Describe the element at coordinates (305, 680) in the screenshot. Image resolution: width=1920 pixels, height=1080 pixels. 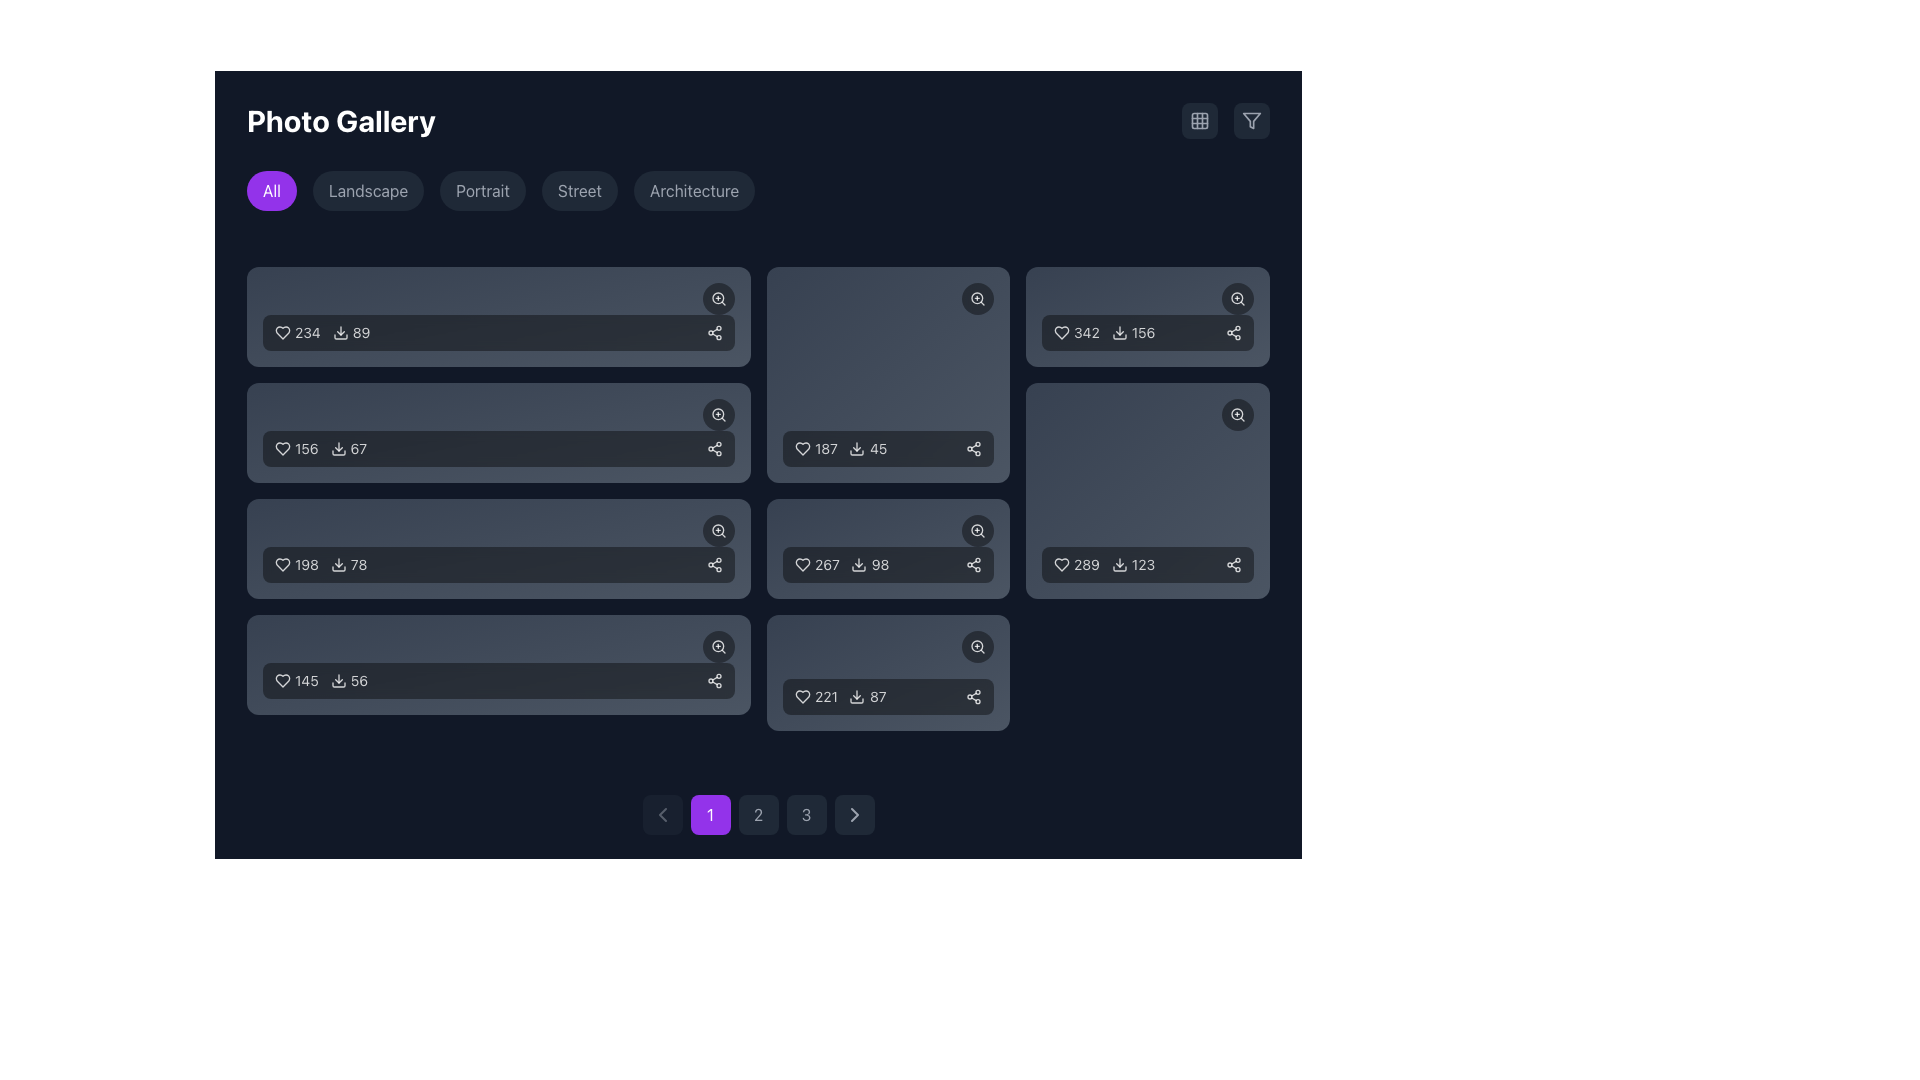
I see `the text element displaying a numerical value located in the bottommost card of the leftmost column, next to a heart icon and indicating the number 56` at that location.